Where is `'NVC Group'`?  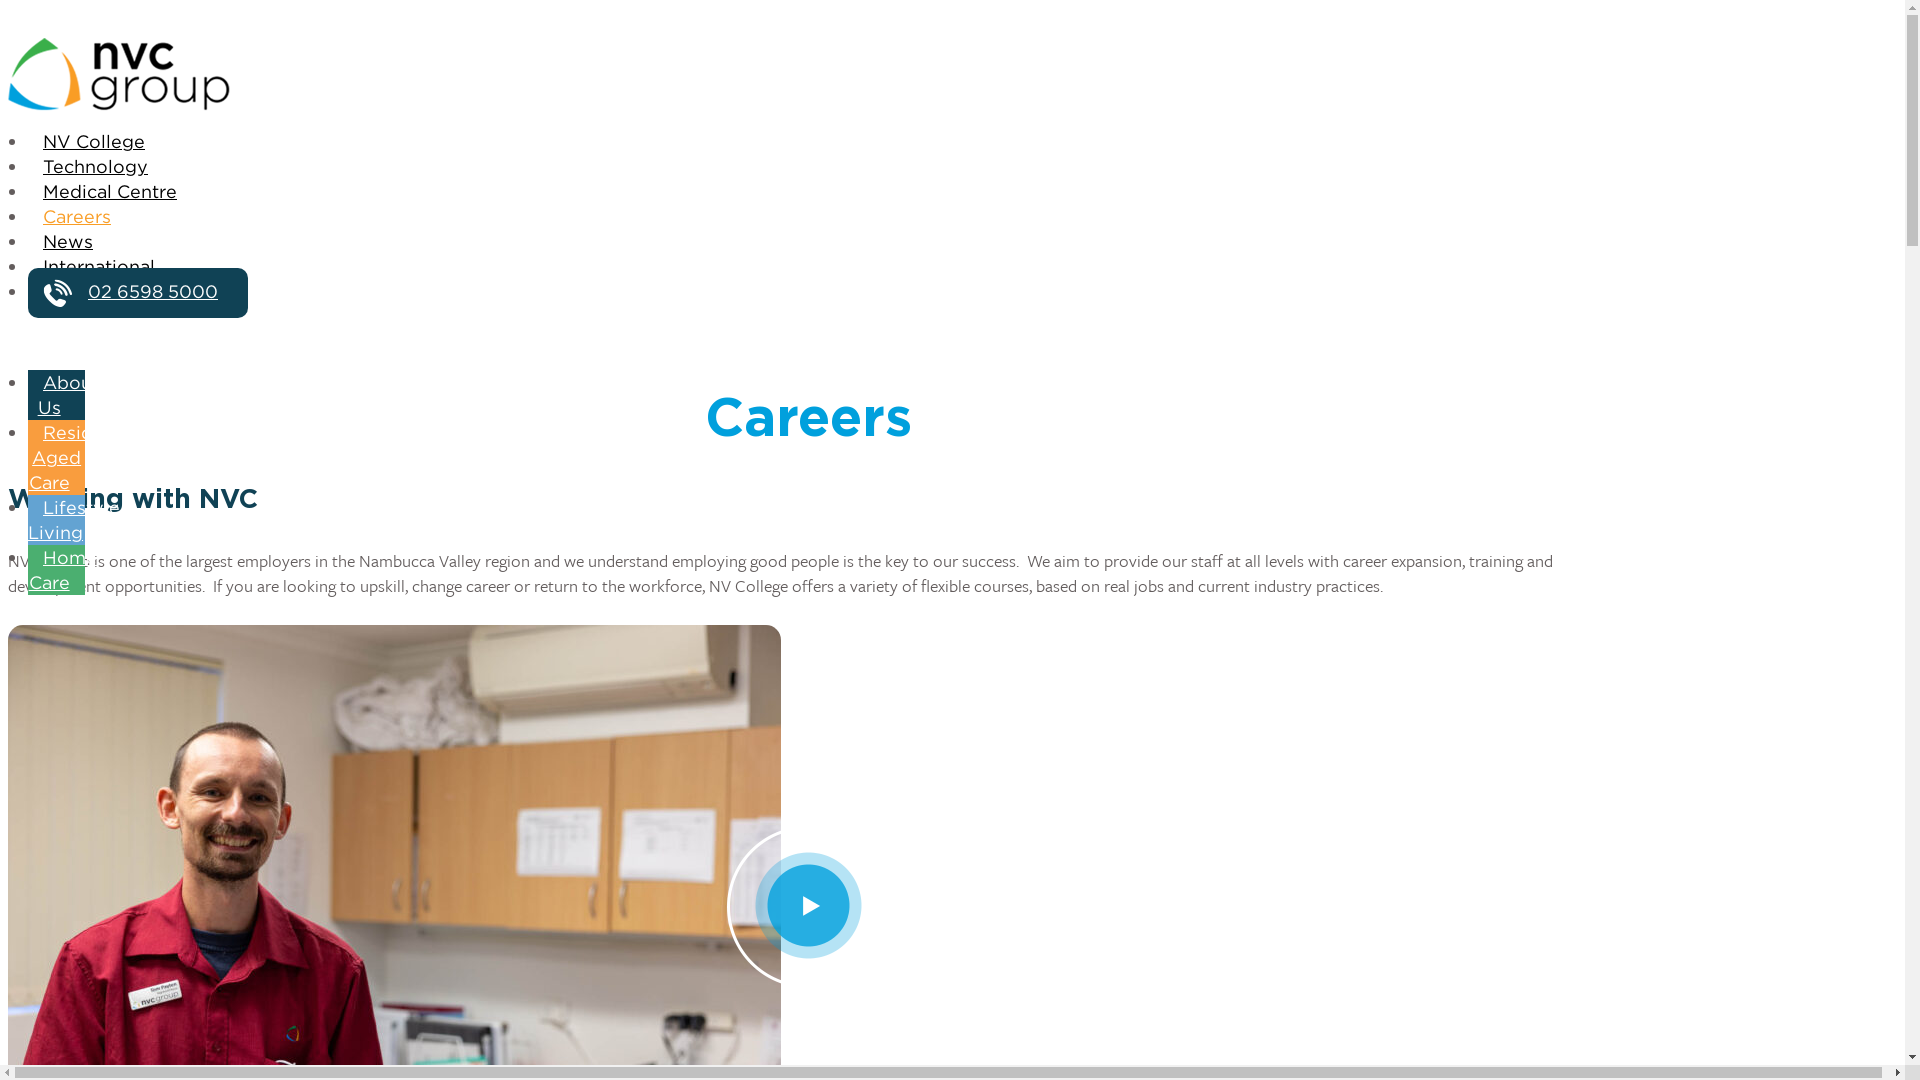
'NVC Group' is located at coordinates (807, 73).